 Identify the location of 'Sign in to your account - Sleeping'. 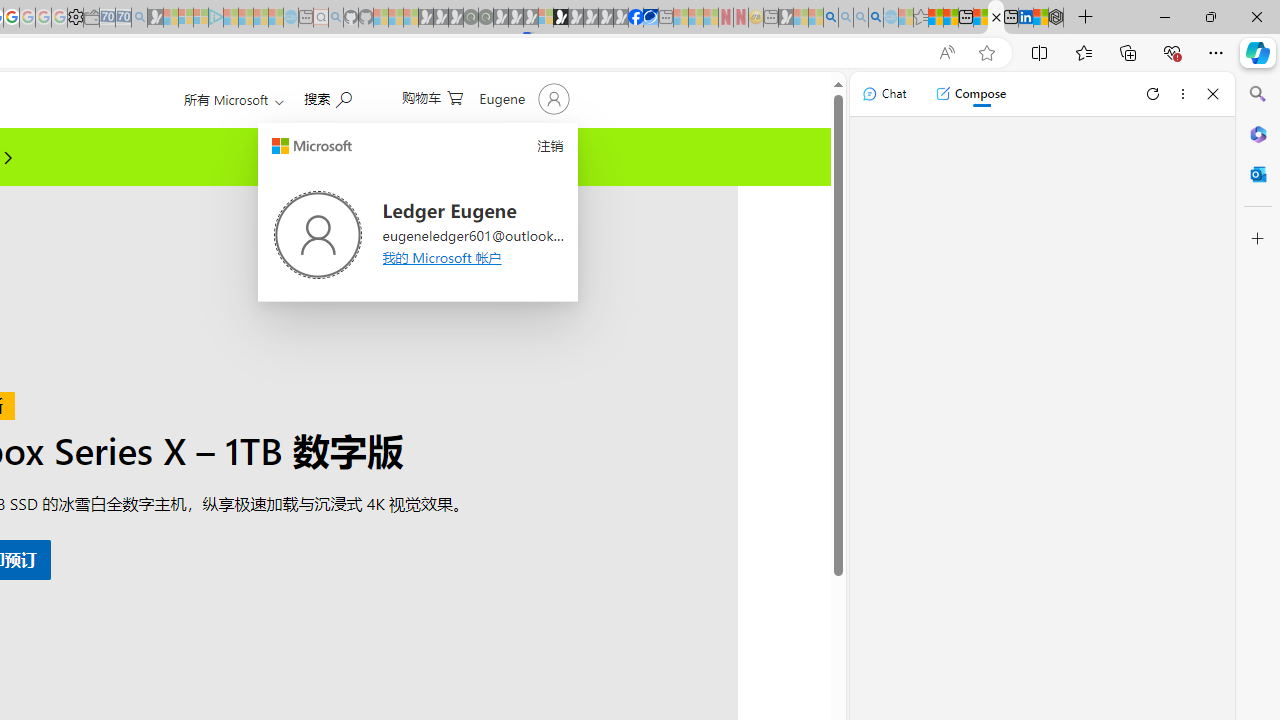
(545, 17).